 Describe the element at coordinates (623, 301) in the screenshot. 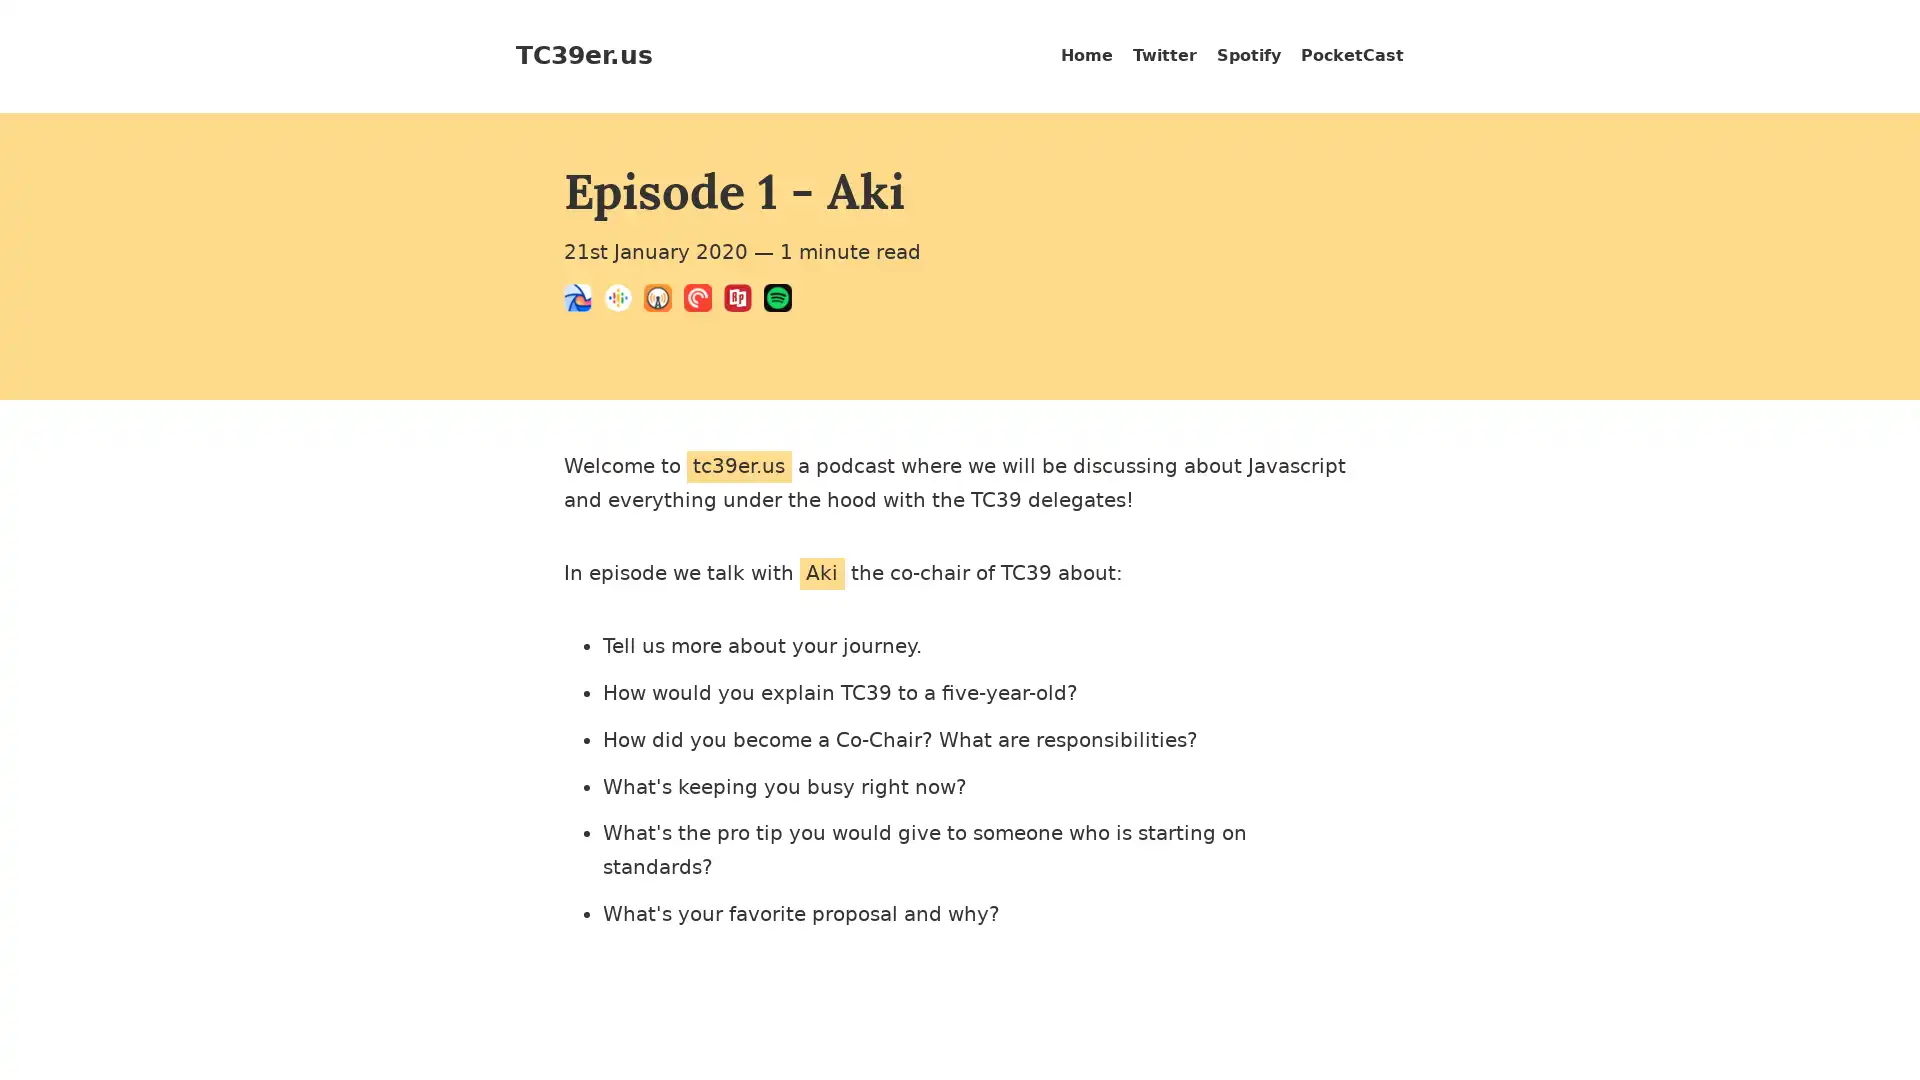

I see `Google Podcasts Logo` at that location.